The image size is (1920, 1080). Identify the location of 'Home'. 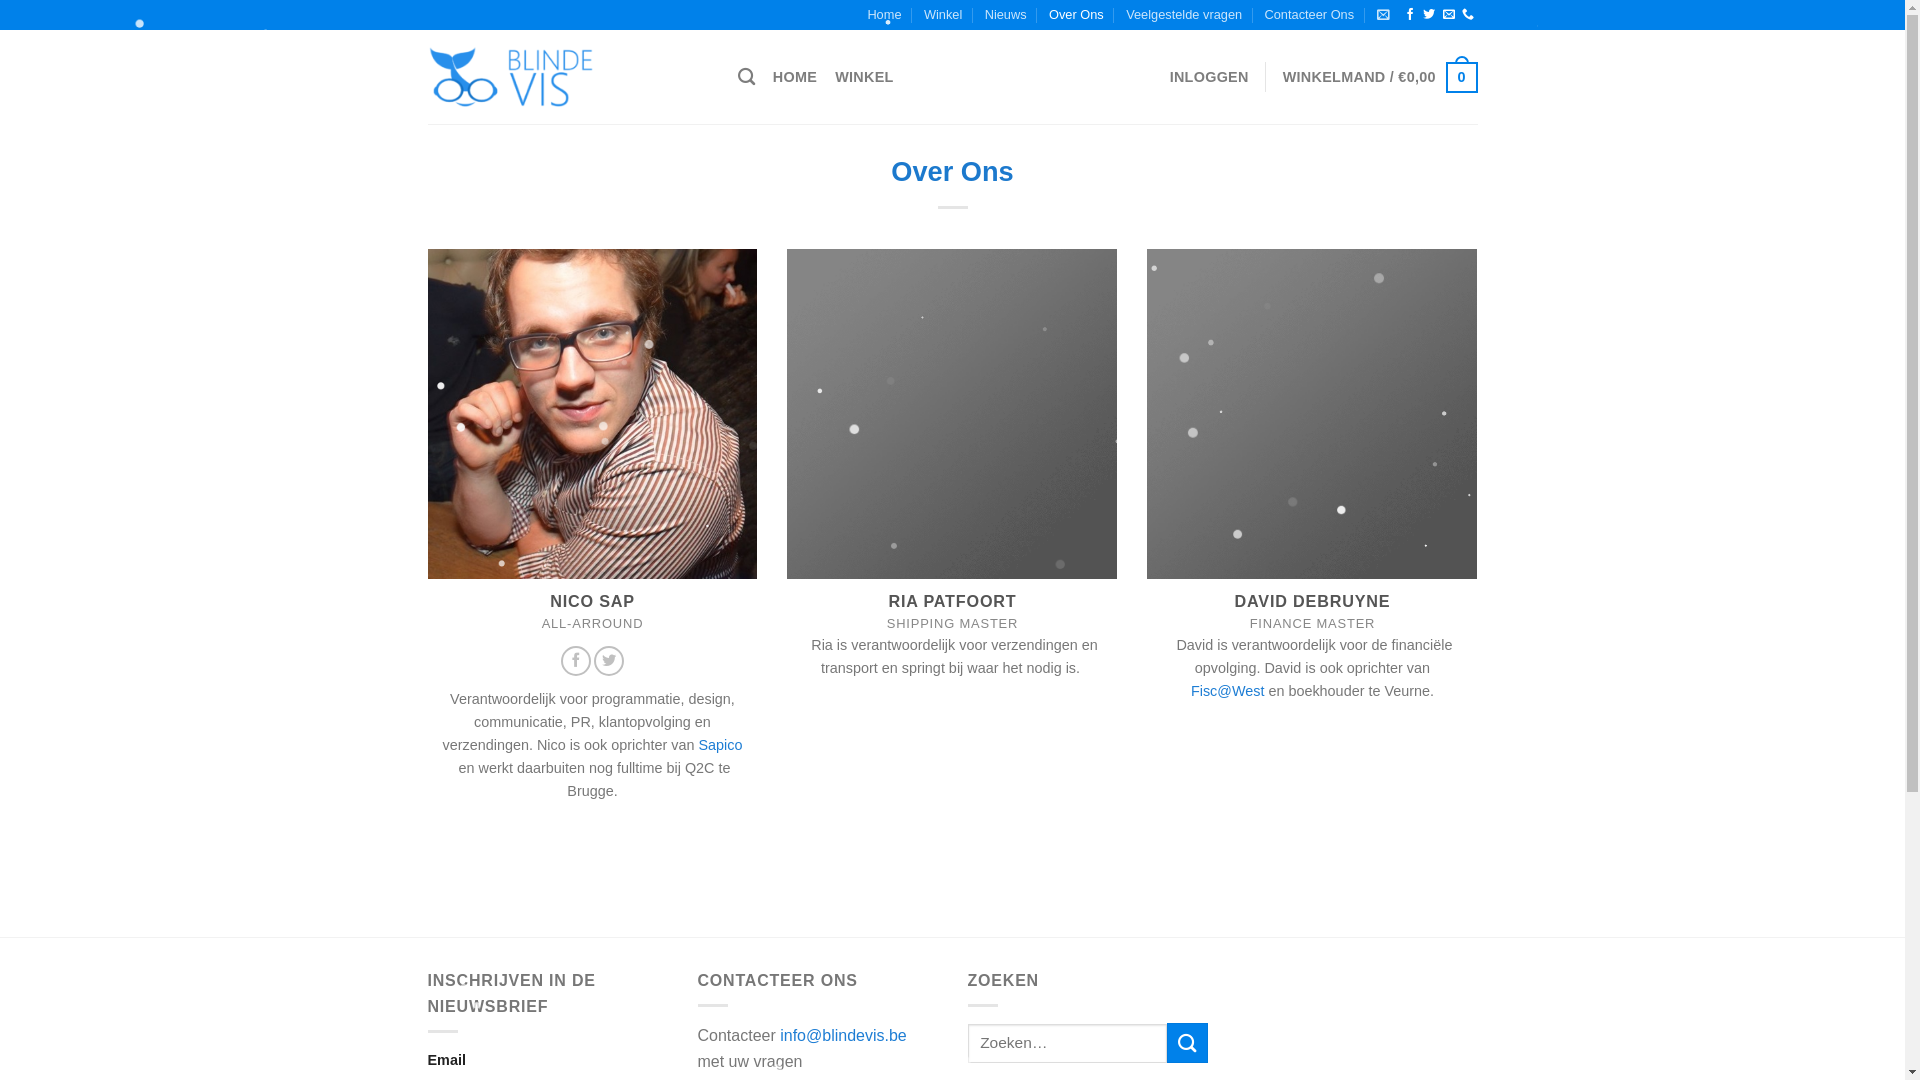
(882, 15).